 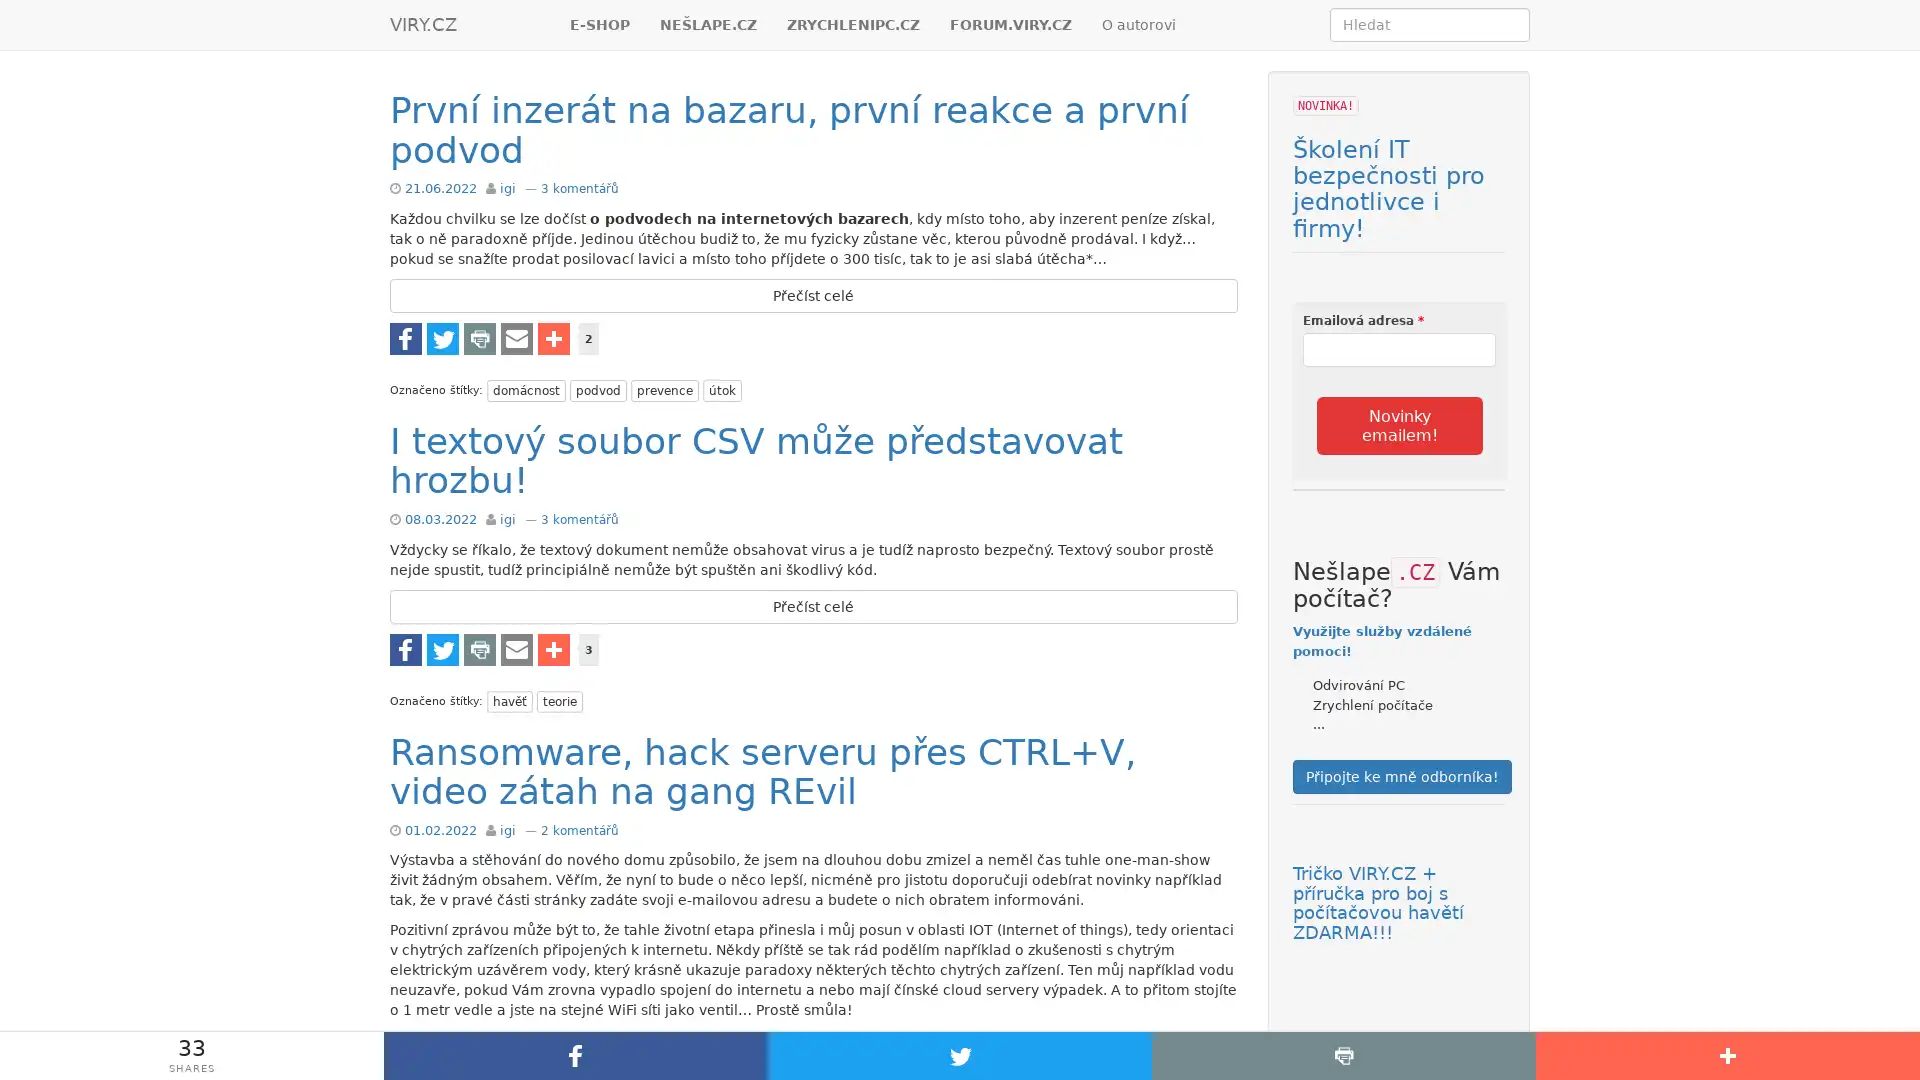 What do you see at coordinates (480, 337) in the screenshot?
I see `Share to Tisknout` at bounding box center [480, 337].